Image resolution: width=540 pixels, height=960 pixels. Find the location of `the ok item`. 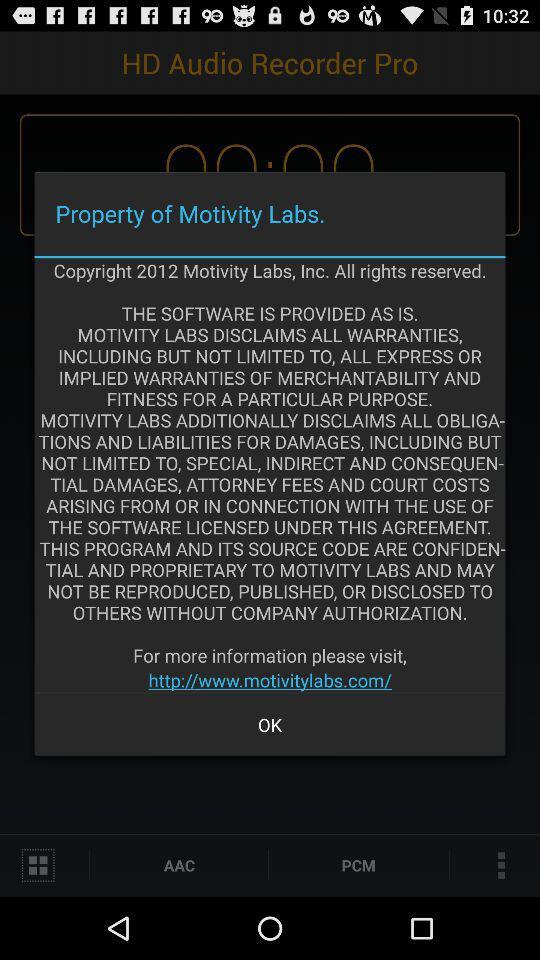

the ok item is located at coordinates (270, 723).